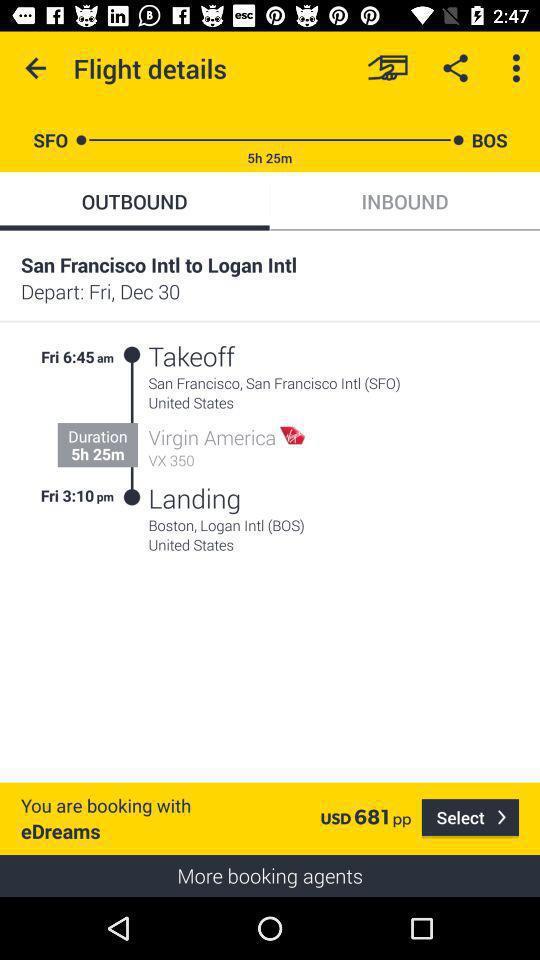 The image size is (540, 960). What do you see at coordinates (387, 68) in the screenshot?
I see `payment method` at bounding box center [387, 68].